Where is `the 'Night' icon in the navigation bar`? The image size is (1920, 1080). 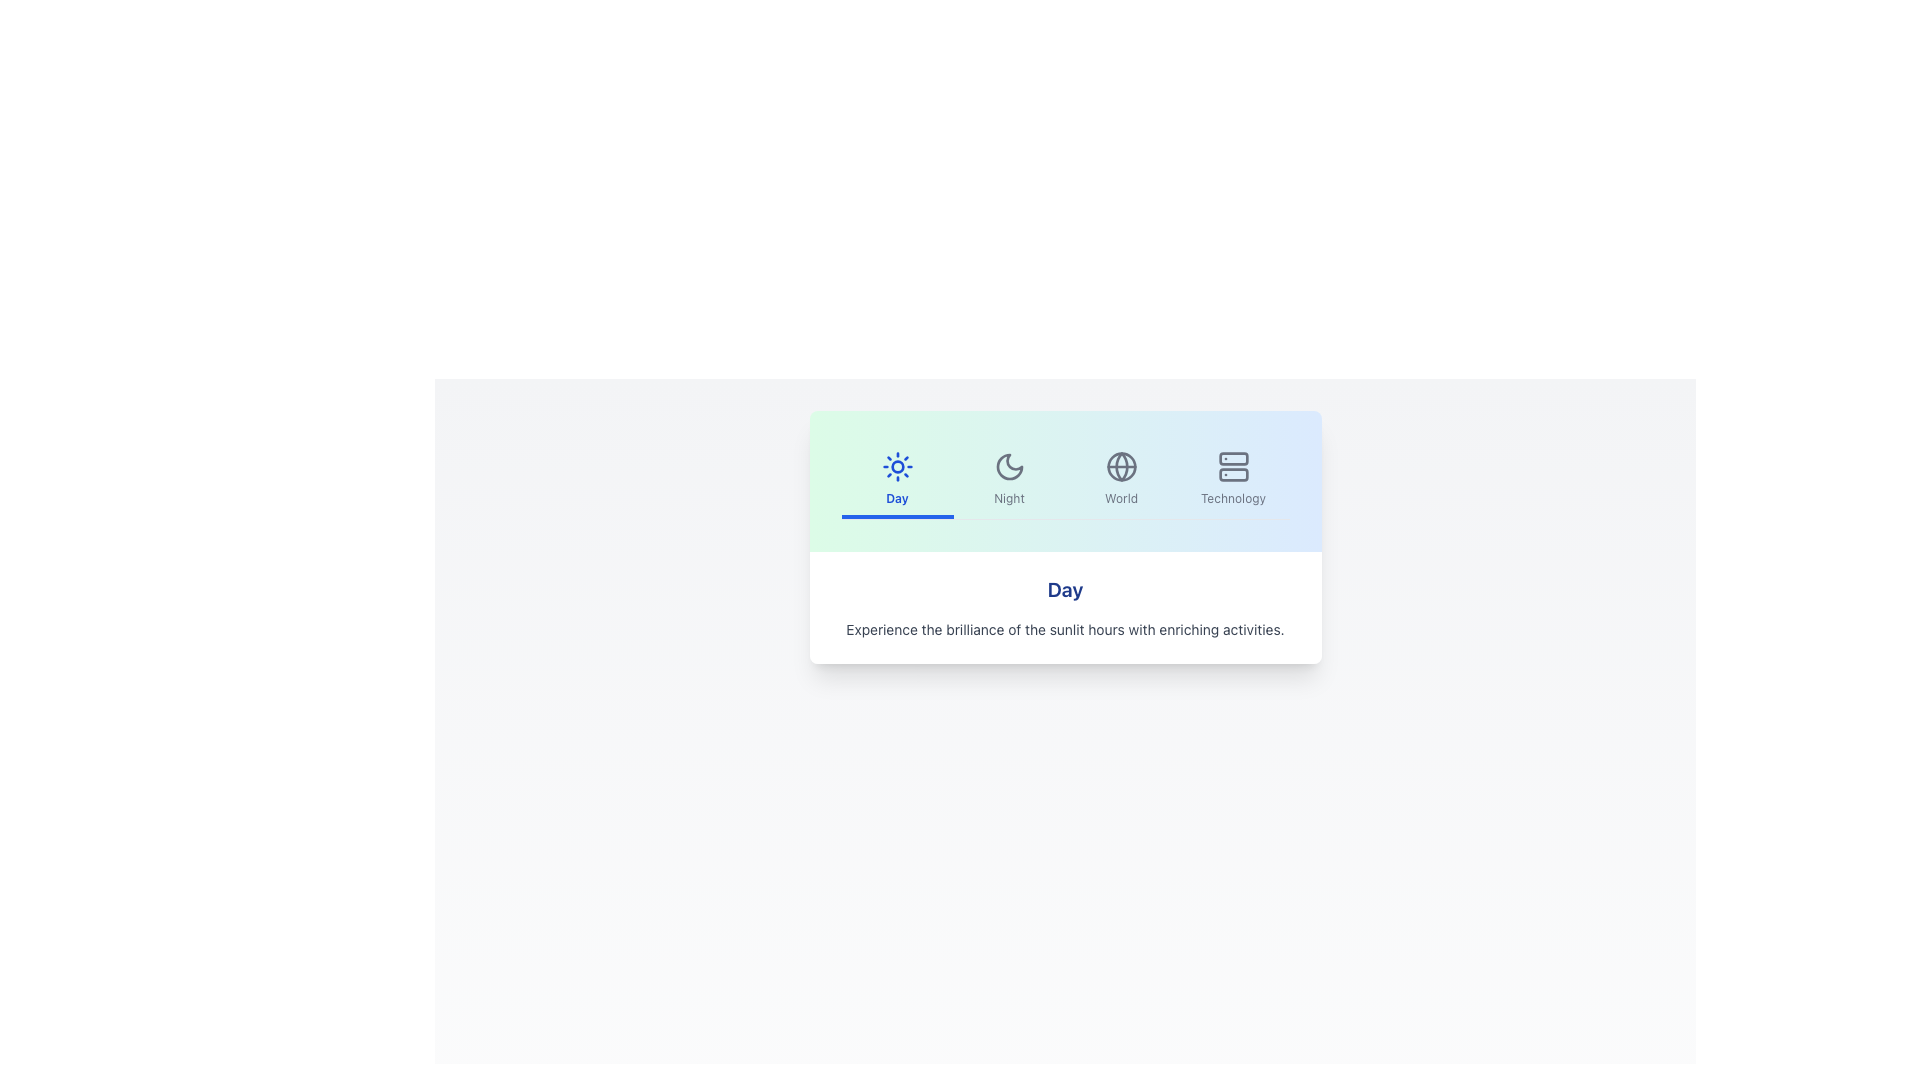
the 'Night' icon in the navigation bar is located at coordinates (1009, 466).